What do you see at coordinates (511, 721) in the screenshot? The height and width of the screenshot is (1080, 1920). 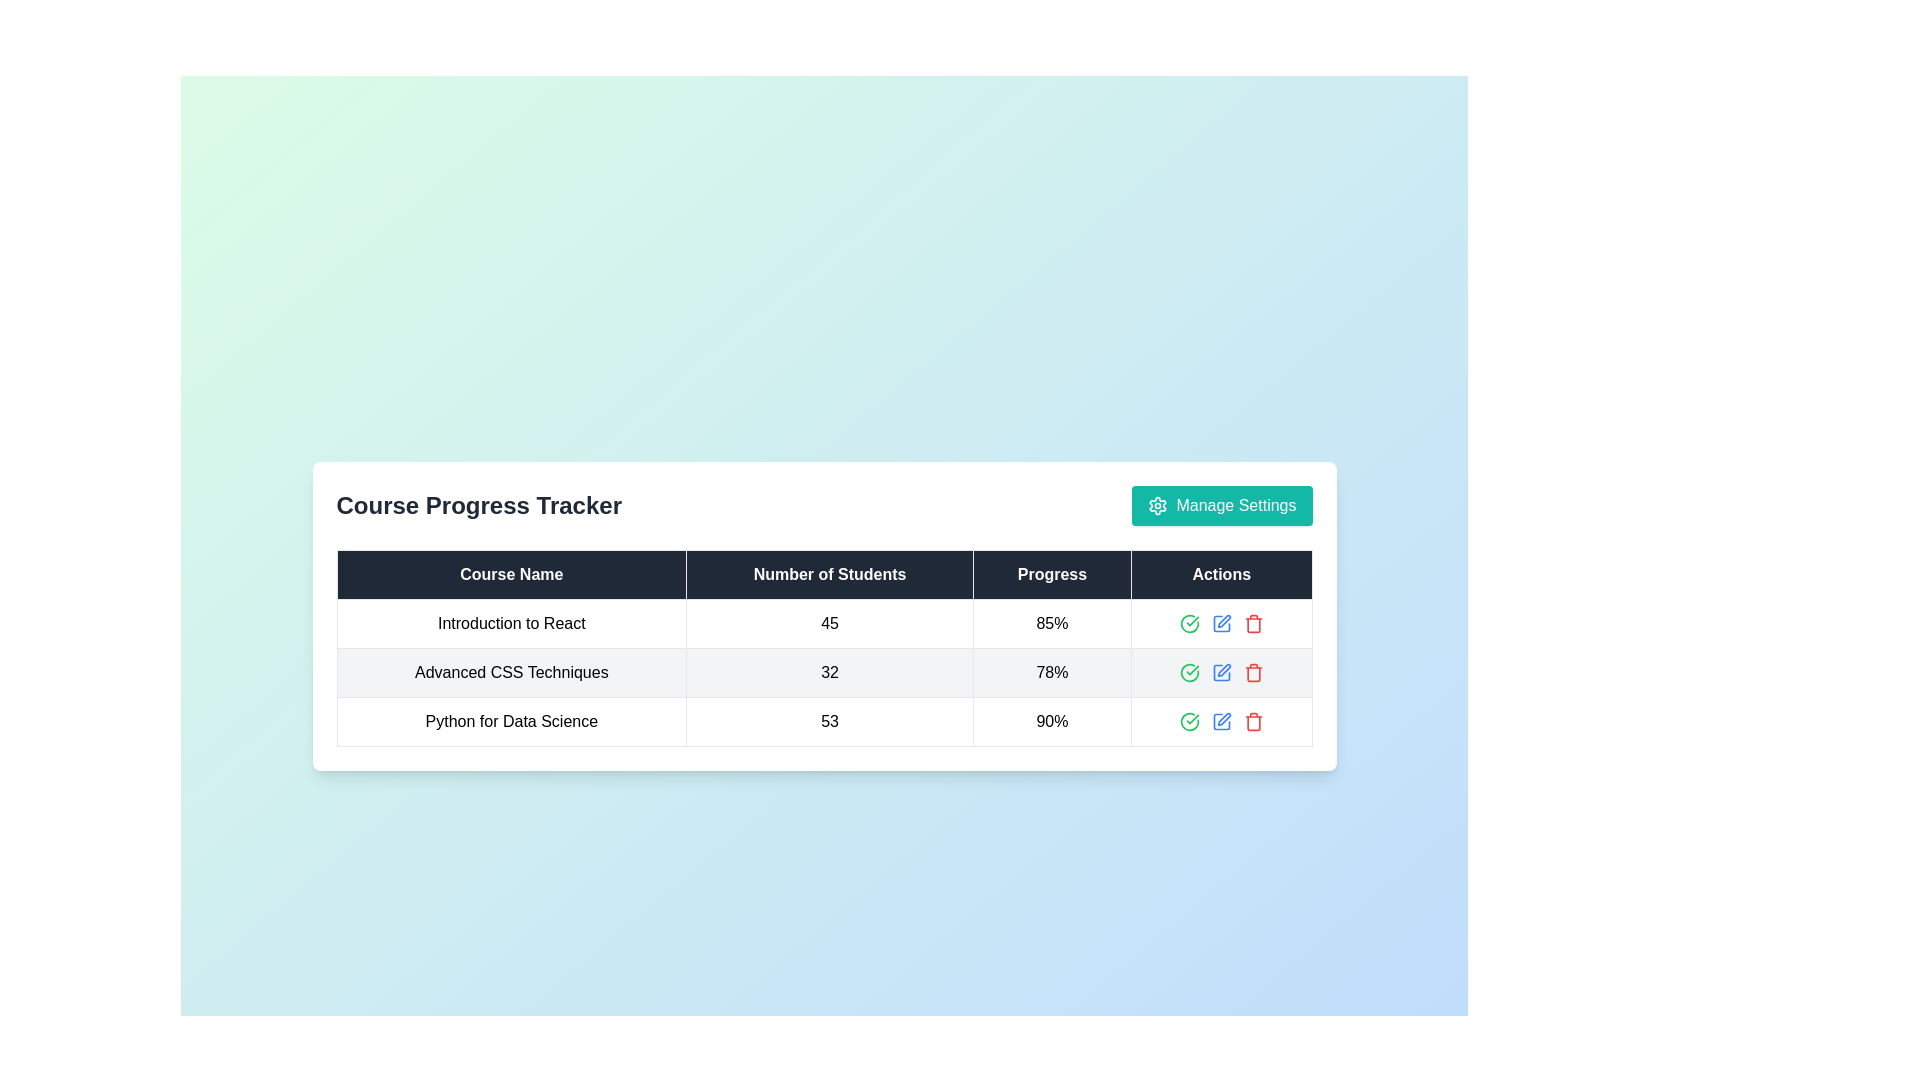 I see `the text label that reads 'Python for Data Science', located in the third row of the 'Course Progress Tracker' table under the 'Course Name' column` at bounding box center [511, 721].